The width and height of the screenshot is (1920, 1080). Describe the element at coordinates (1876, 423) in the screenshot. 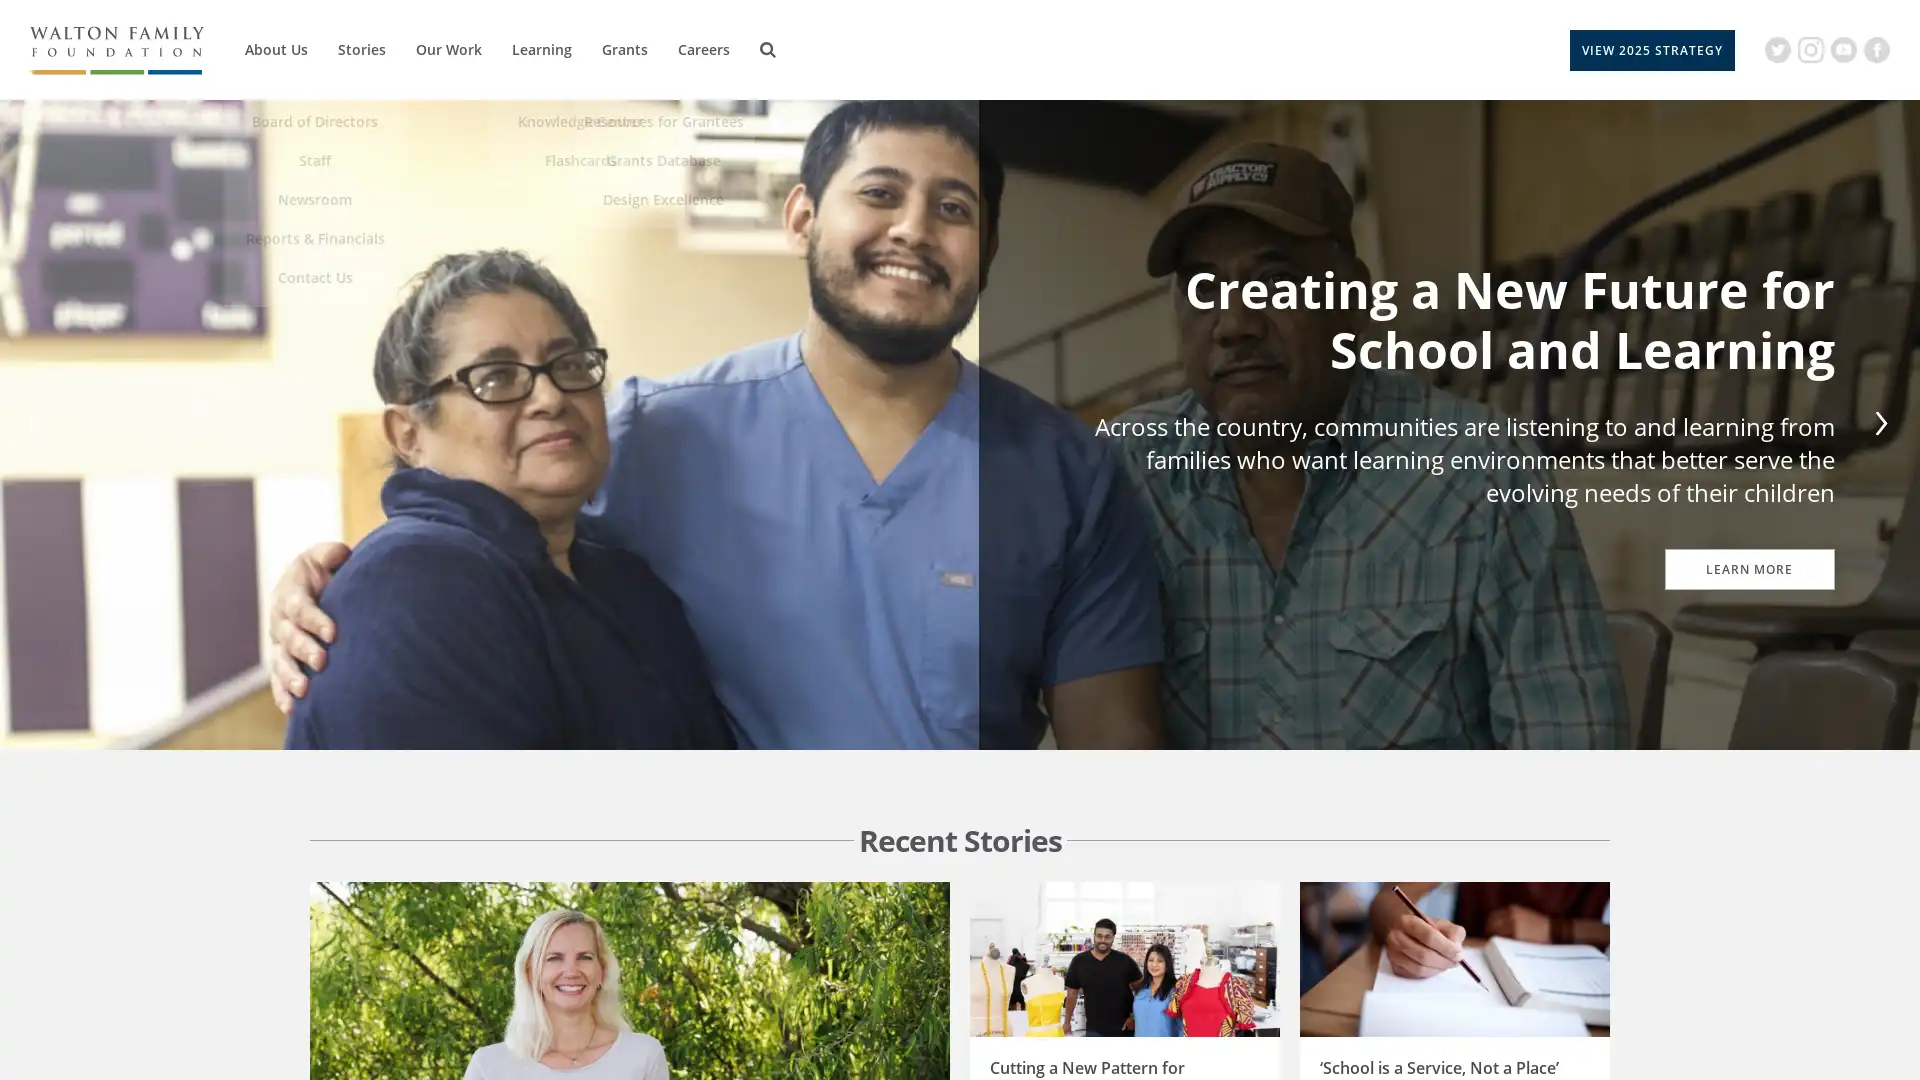

I see `Next` at that location.